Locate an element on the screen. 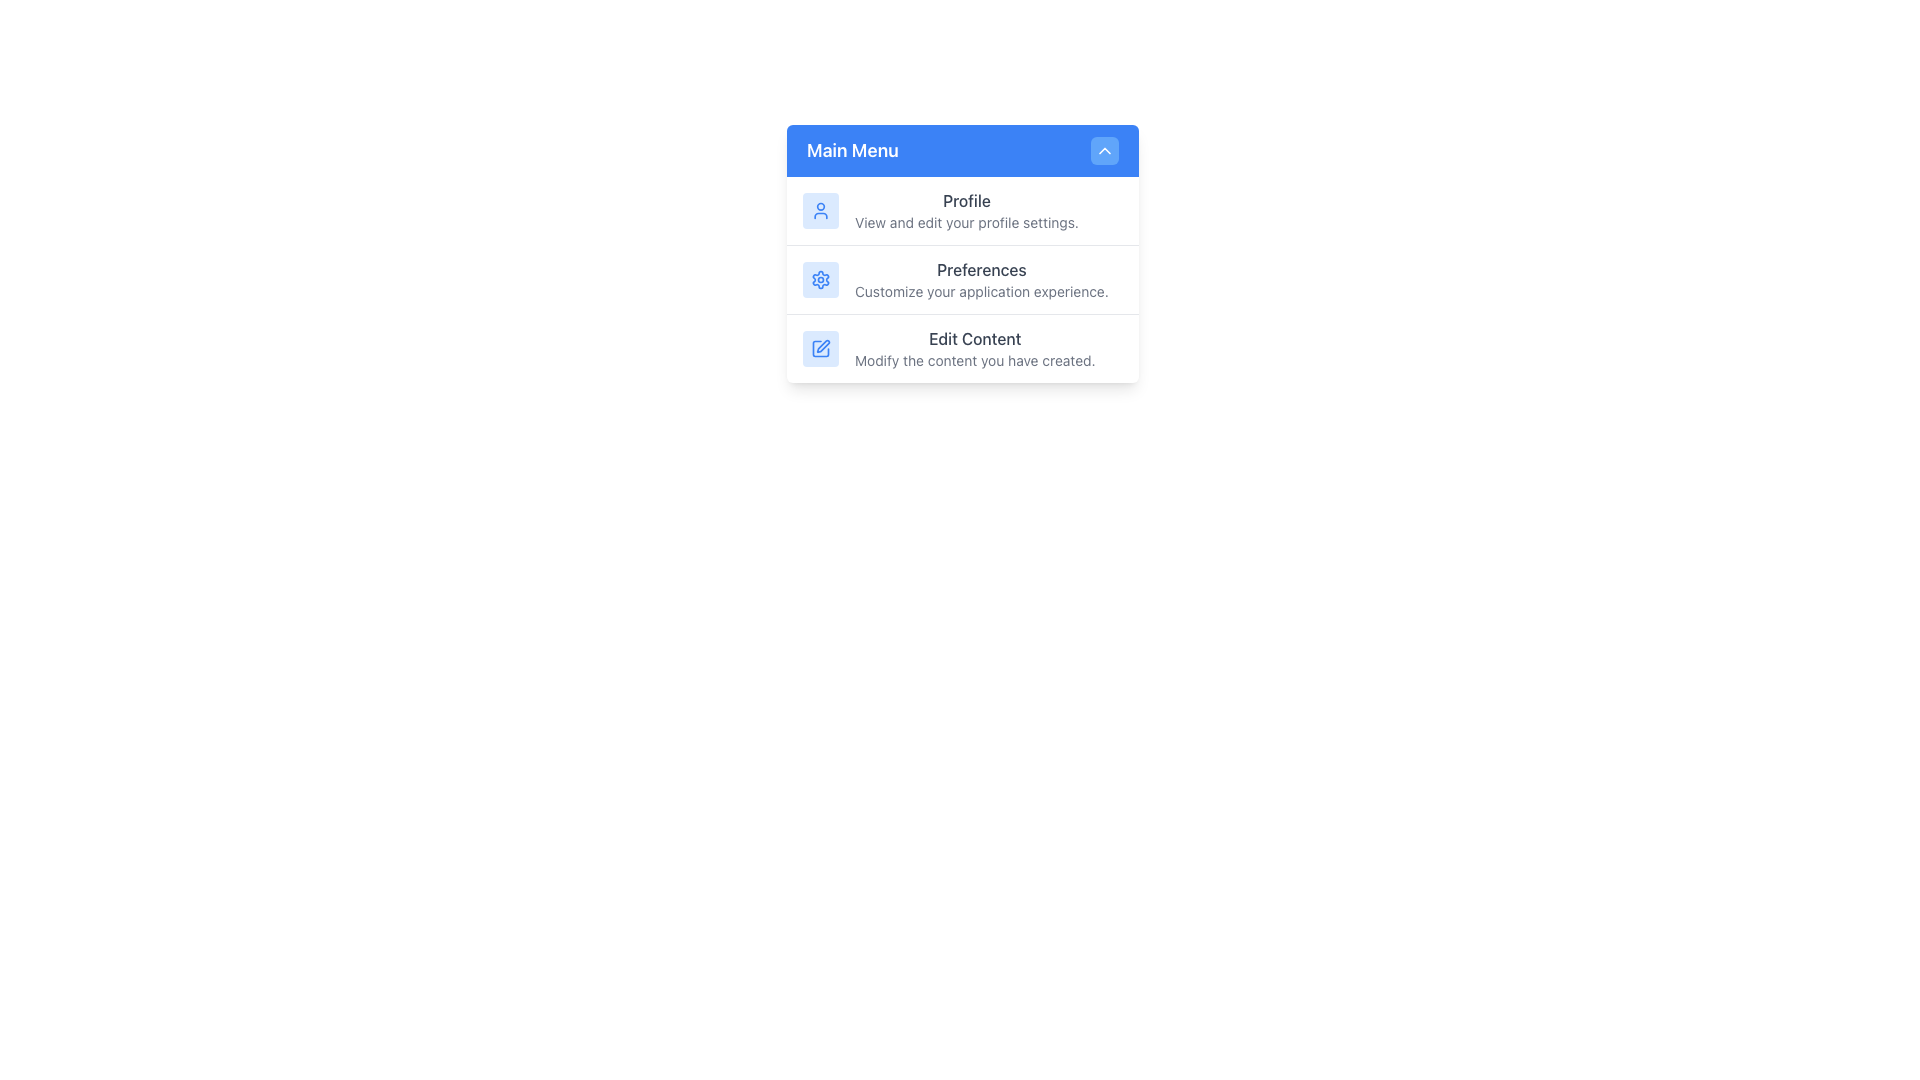 The image size is (1920, 1080). textual information from the 'Edit Content' informational element located in the dropdown menu titled 'Main Menu' is located at coordinates (975, 347).